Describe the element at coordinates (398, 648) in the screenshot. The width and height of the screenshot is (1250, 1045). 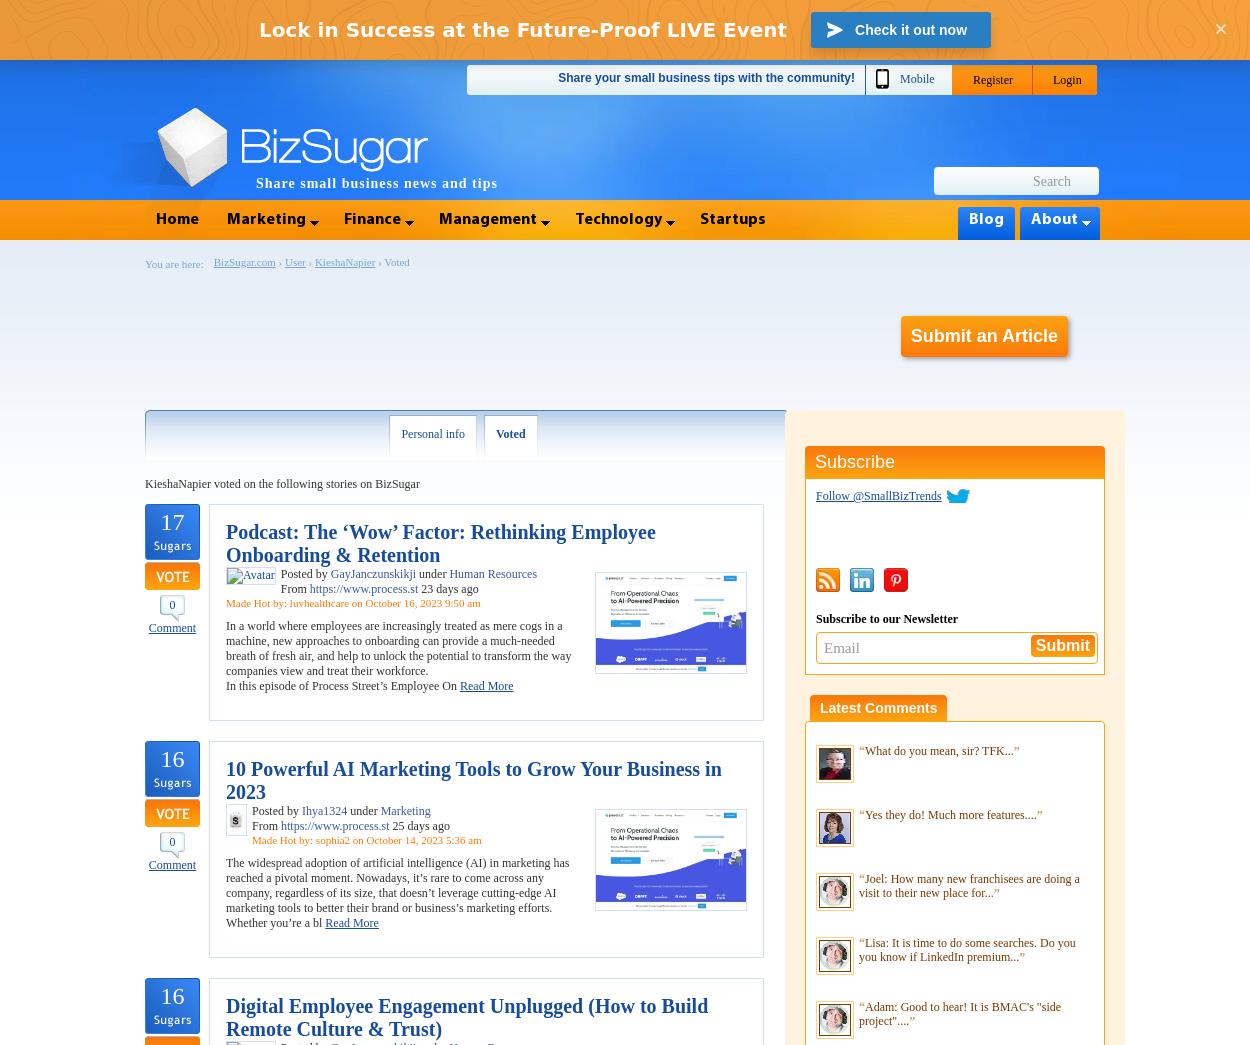
I see `'In a world where employees are increasingly treated as mere cogs in a machine, new approaches to onboarding can provide a much-needed breath of fresh air, and help to unlock the potential to transform the way companies view and treat their workforce.'` at that location.